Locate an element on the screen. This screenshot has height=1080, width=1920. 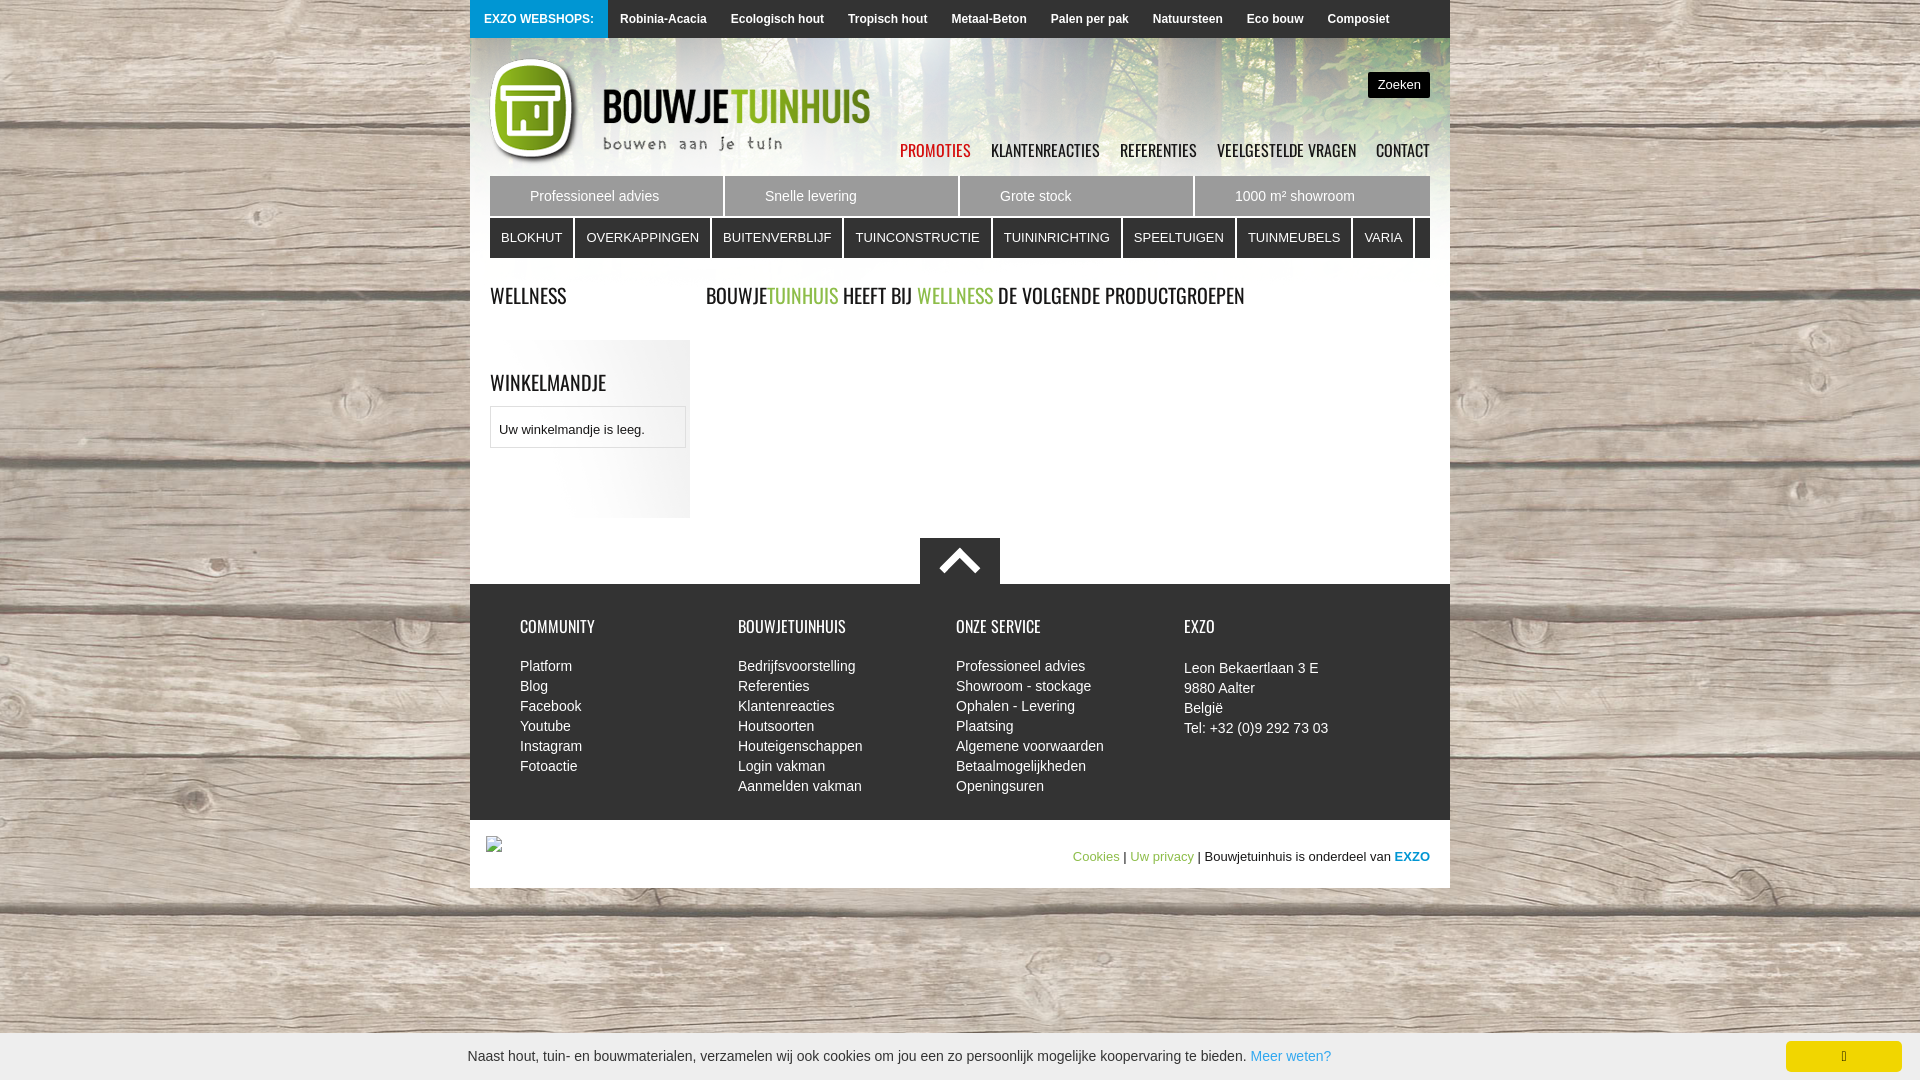
'Blog' is located at coordinates (613, 685).